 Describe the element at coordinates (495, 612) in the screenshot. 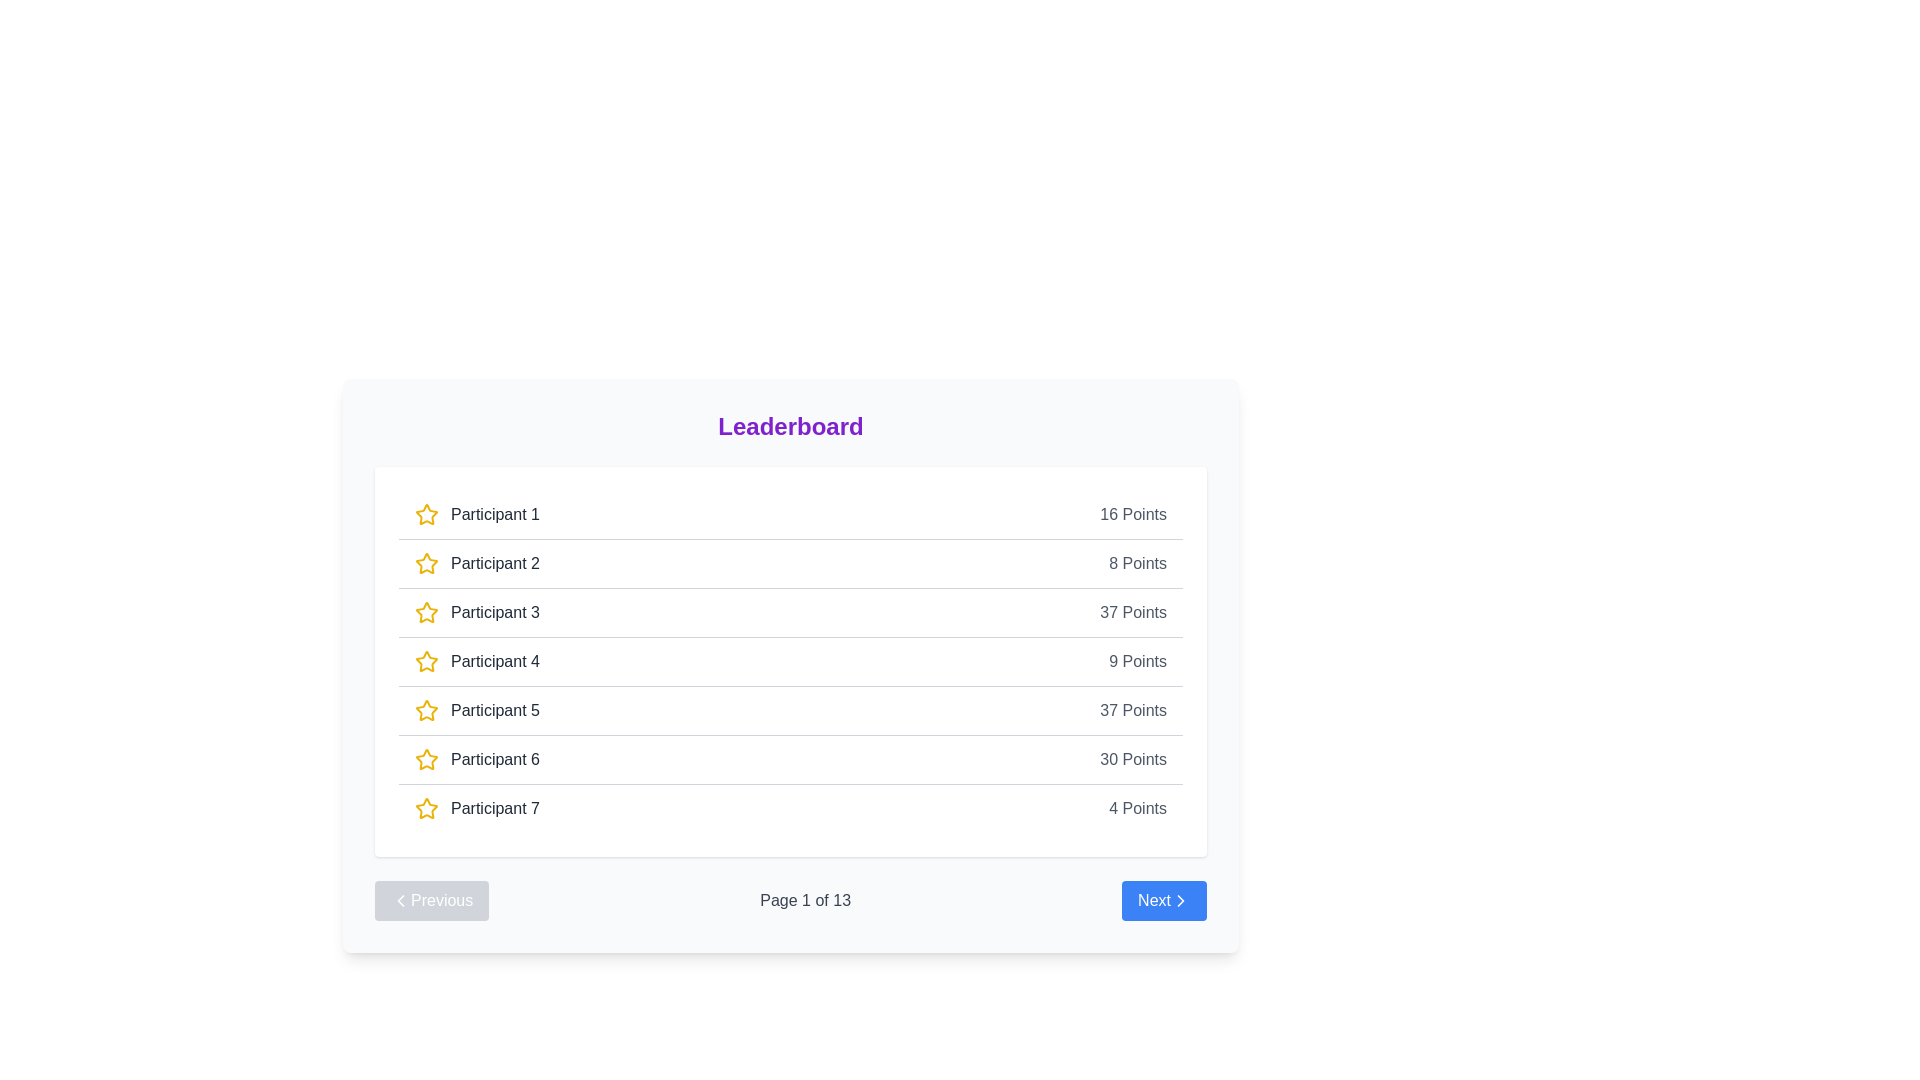

I see `text displayed in the label for 'Participant 3', which is part of the leaderboard entries` at that location.